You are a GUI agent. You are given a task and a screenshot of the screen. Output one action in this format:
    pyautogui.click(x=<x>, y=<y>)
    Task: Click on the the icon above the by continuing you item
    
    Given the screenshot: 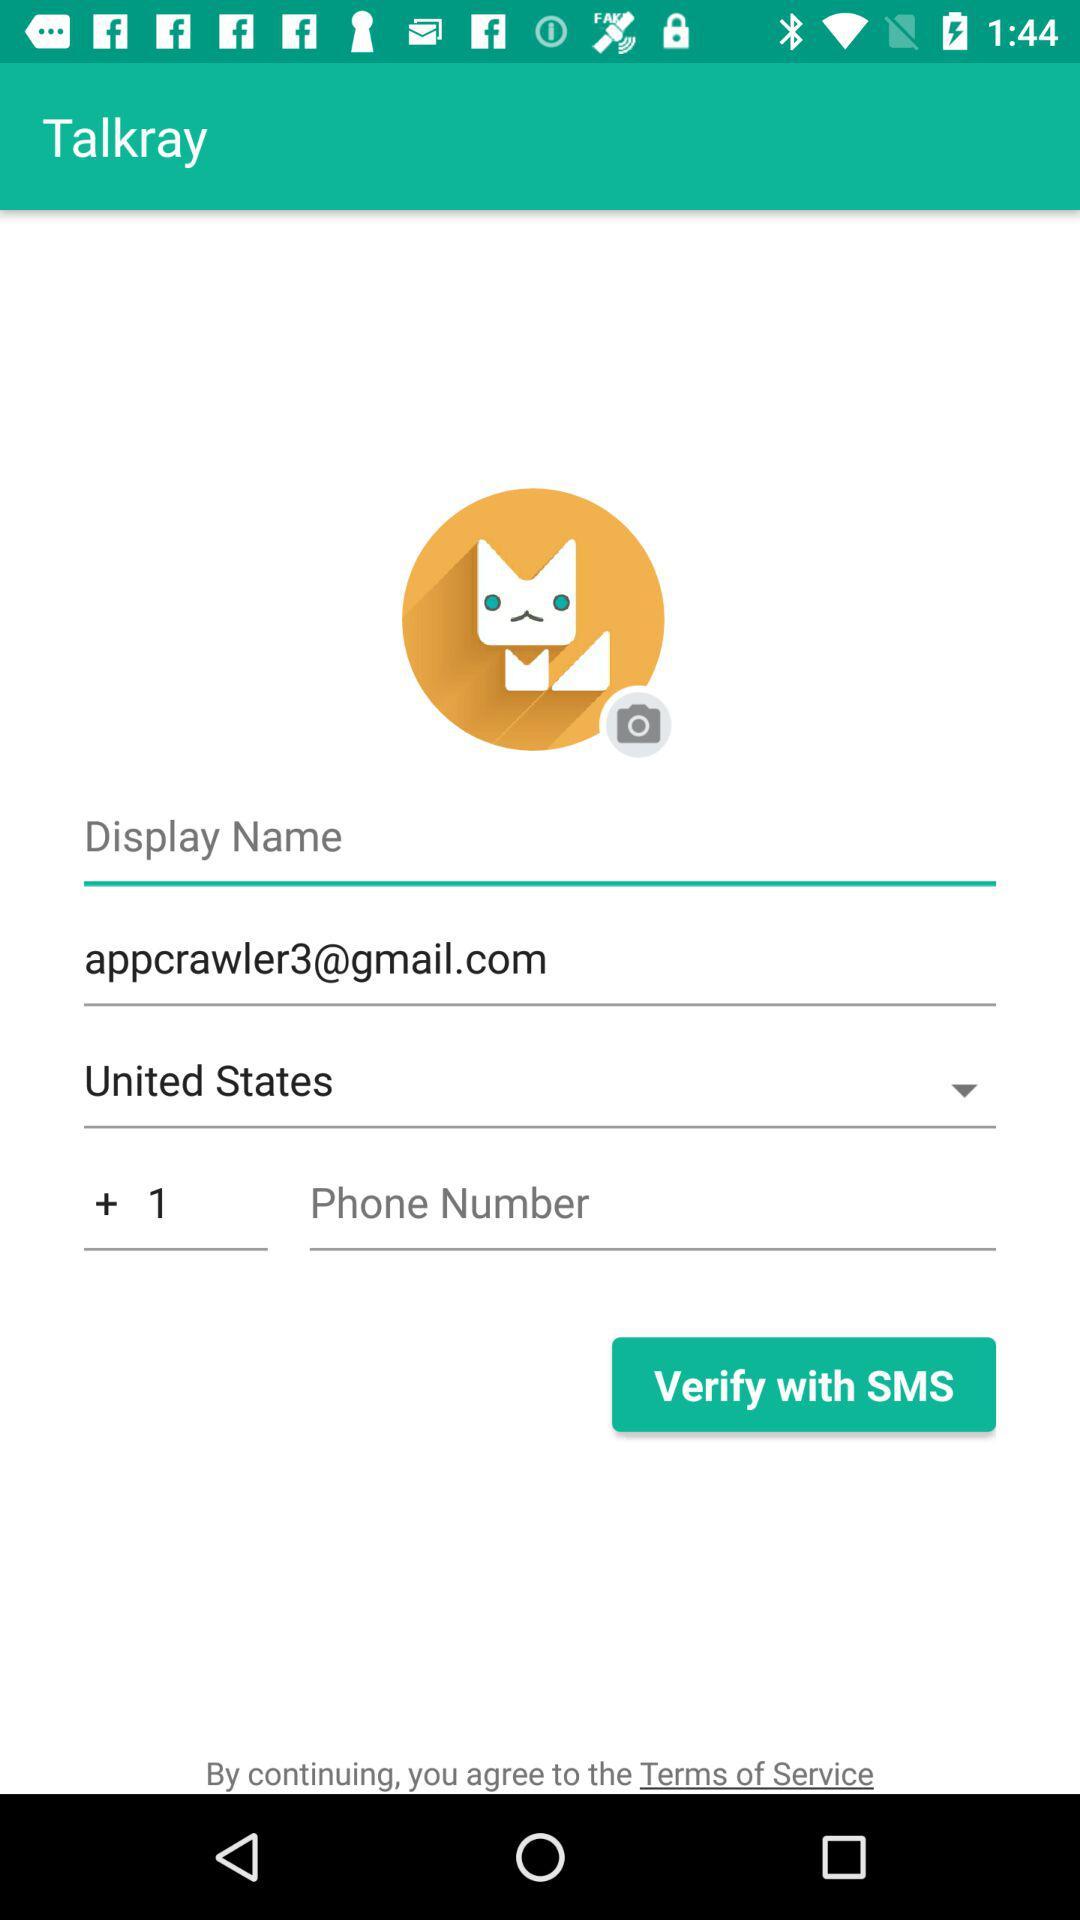 What is the action you would take?
    pyautogui.click(x=174, y=1212)
    